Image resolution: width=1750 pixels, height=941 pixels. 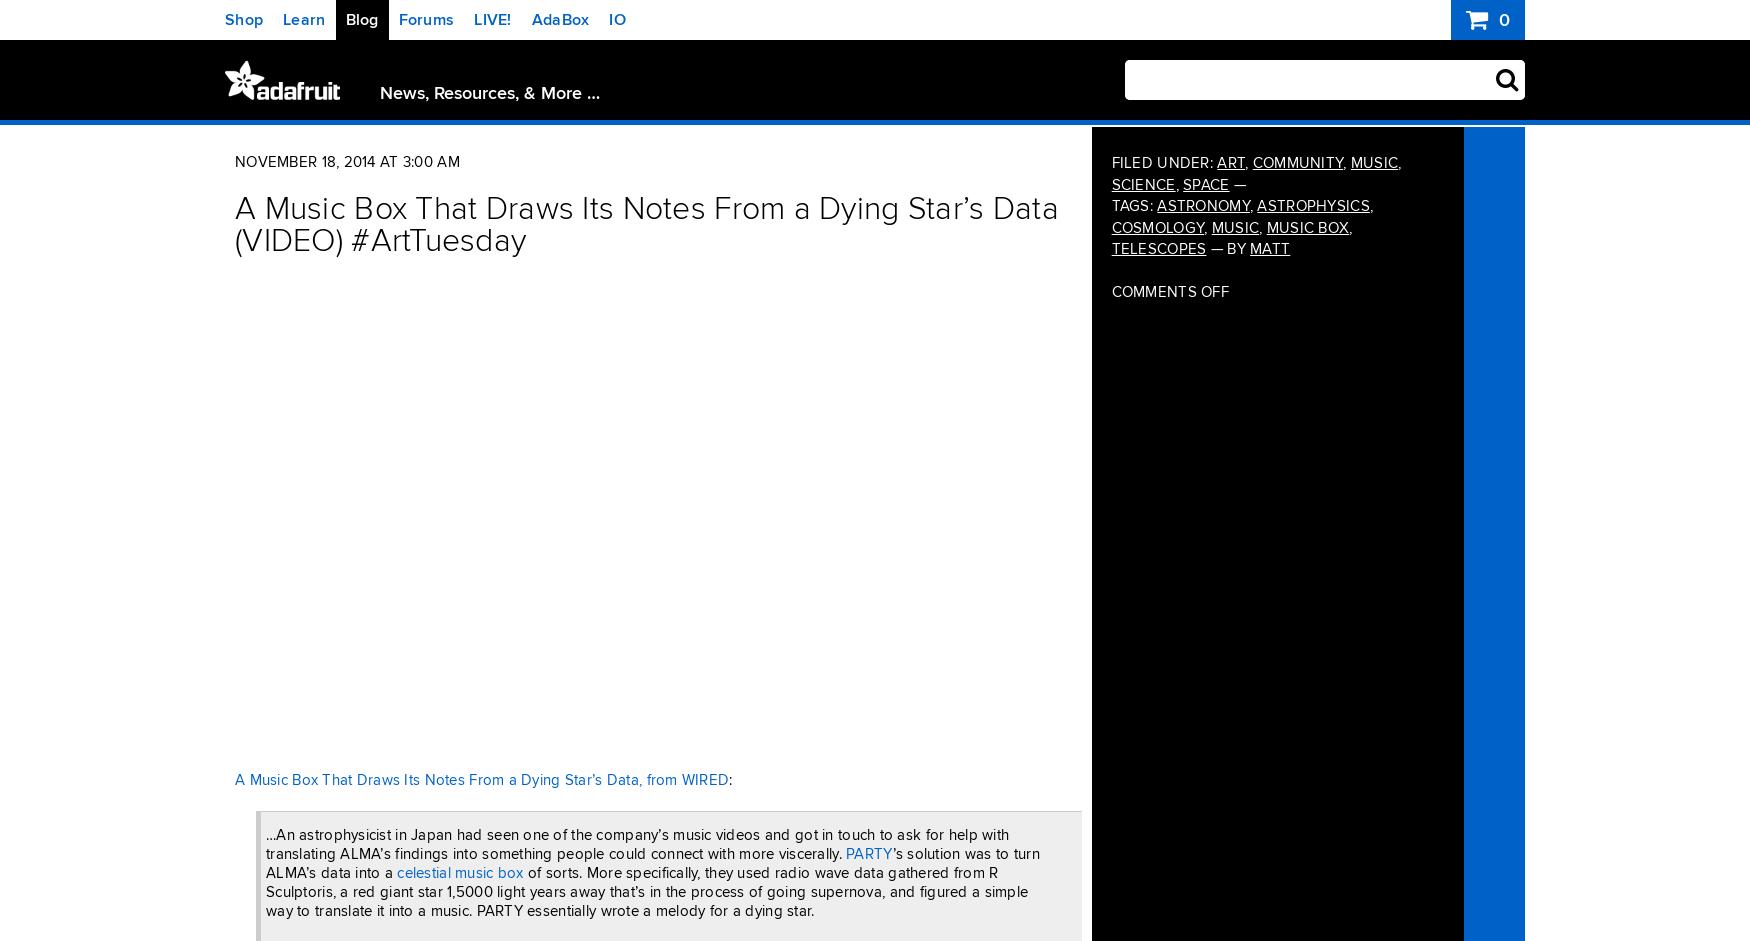 I want to click on 'Tags:', so click(x=1133, y=205).